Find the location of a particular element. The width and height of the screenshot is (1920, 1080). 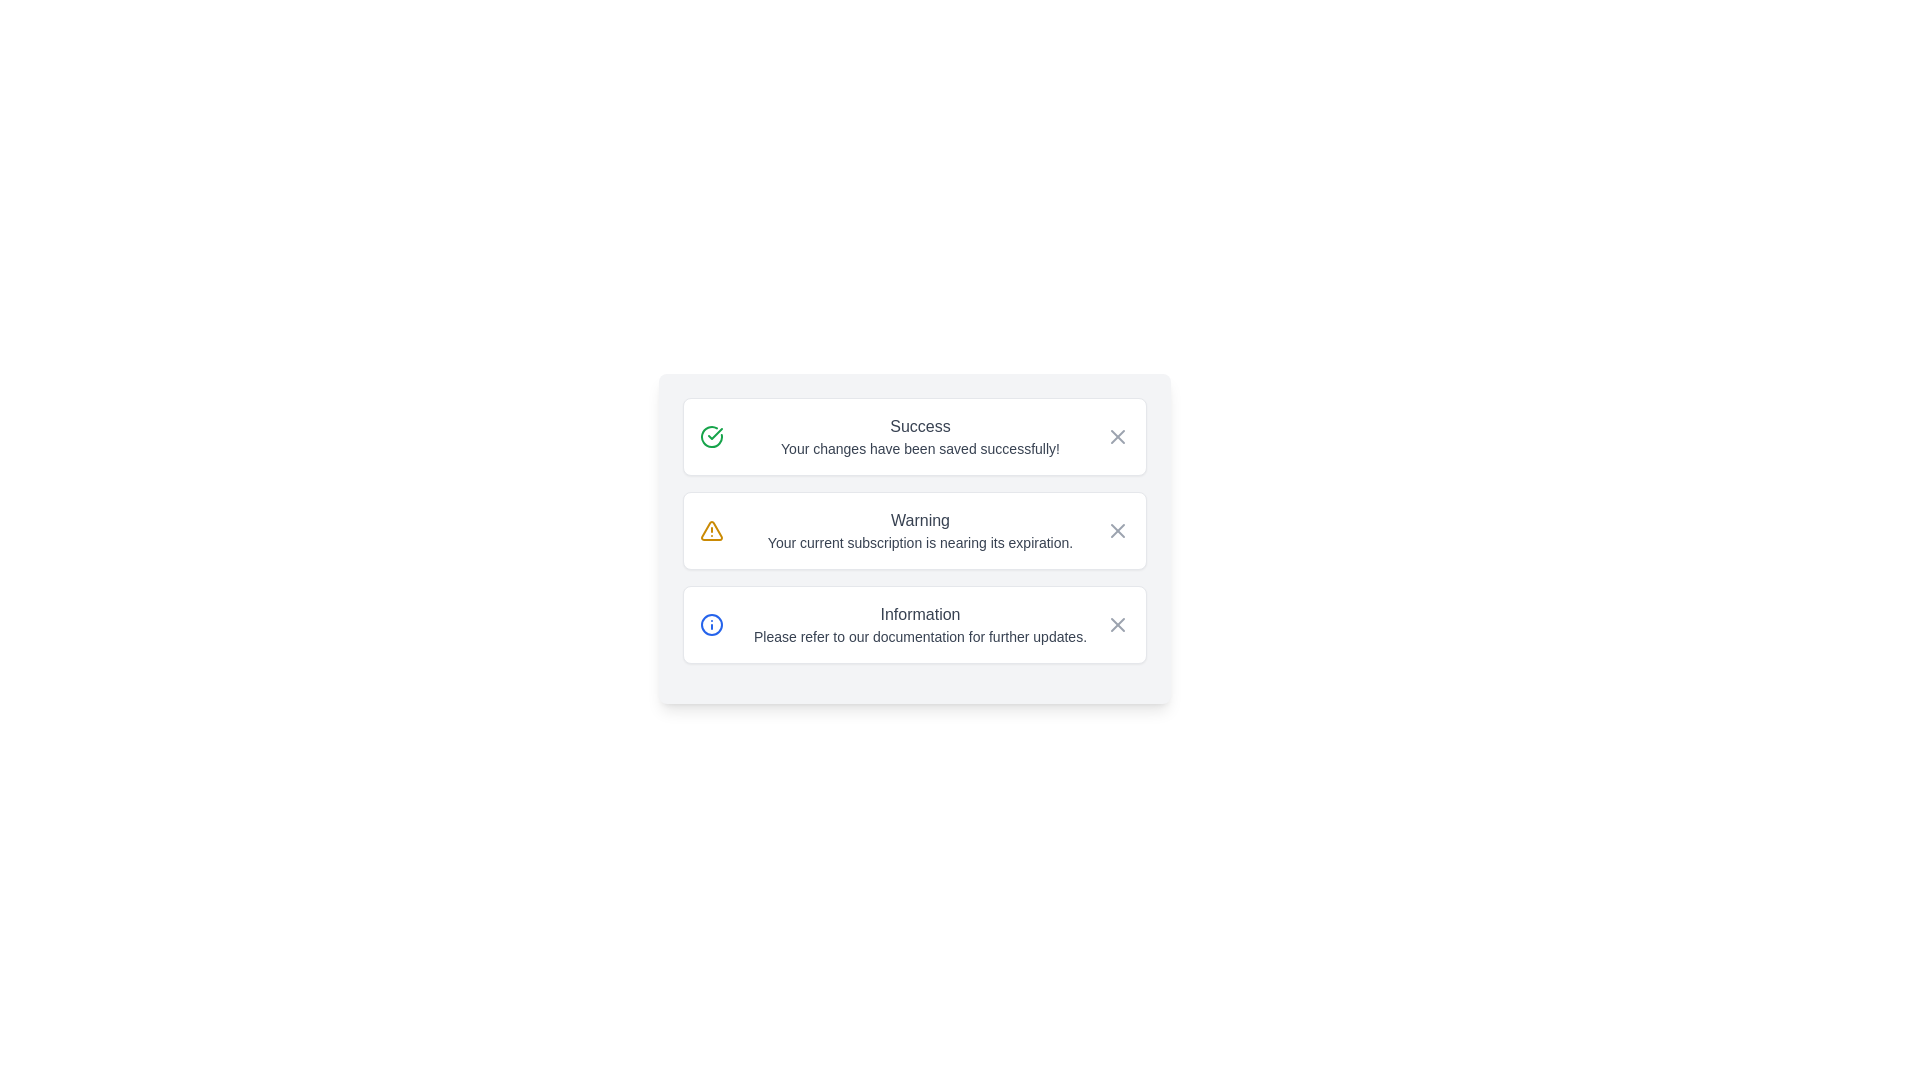

the text element that warns the user about their subscription nearing expiration, which is centrally aligned in the second row of notifications is located at coordinates (919, 530).